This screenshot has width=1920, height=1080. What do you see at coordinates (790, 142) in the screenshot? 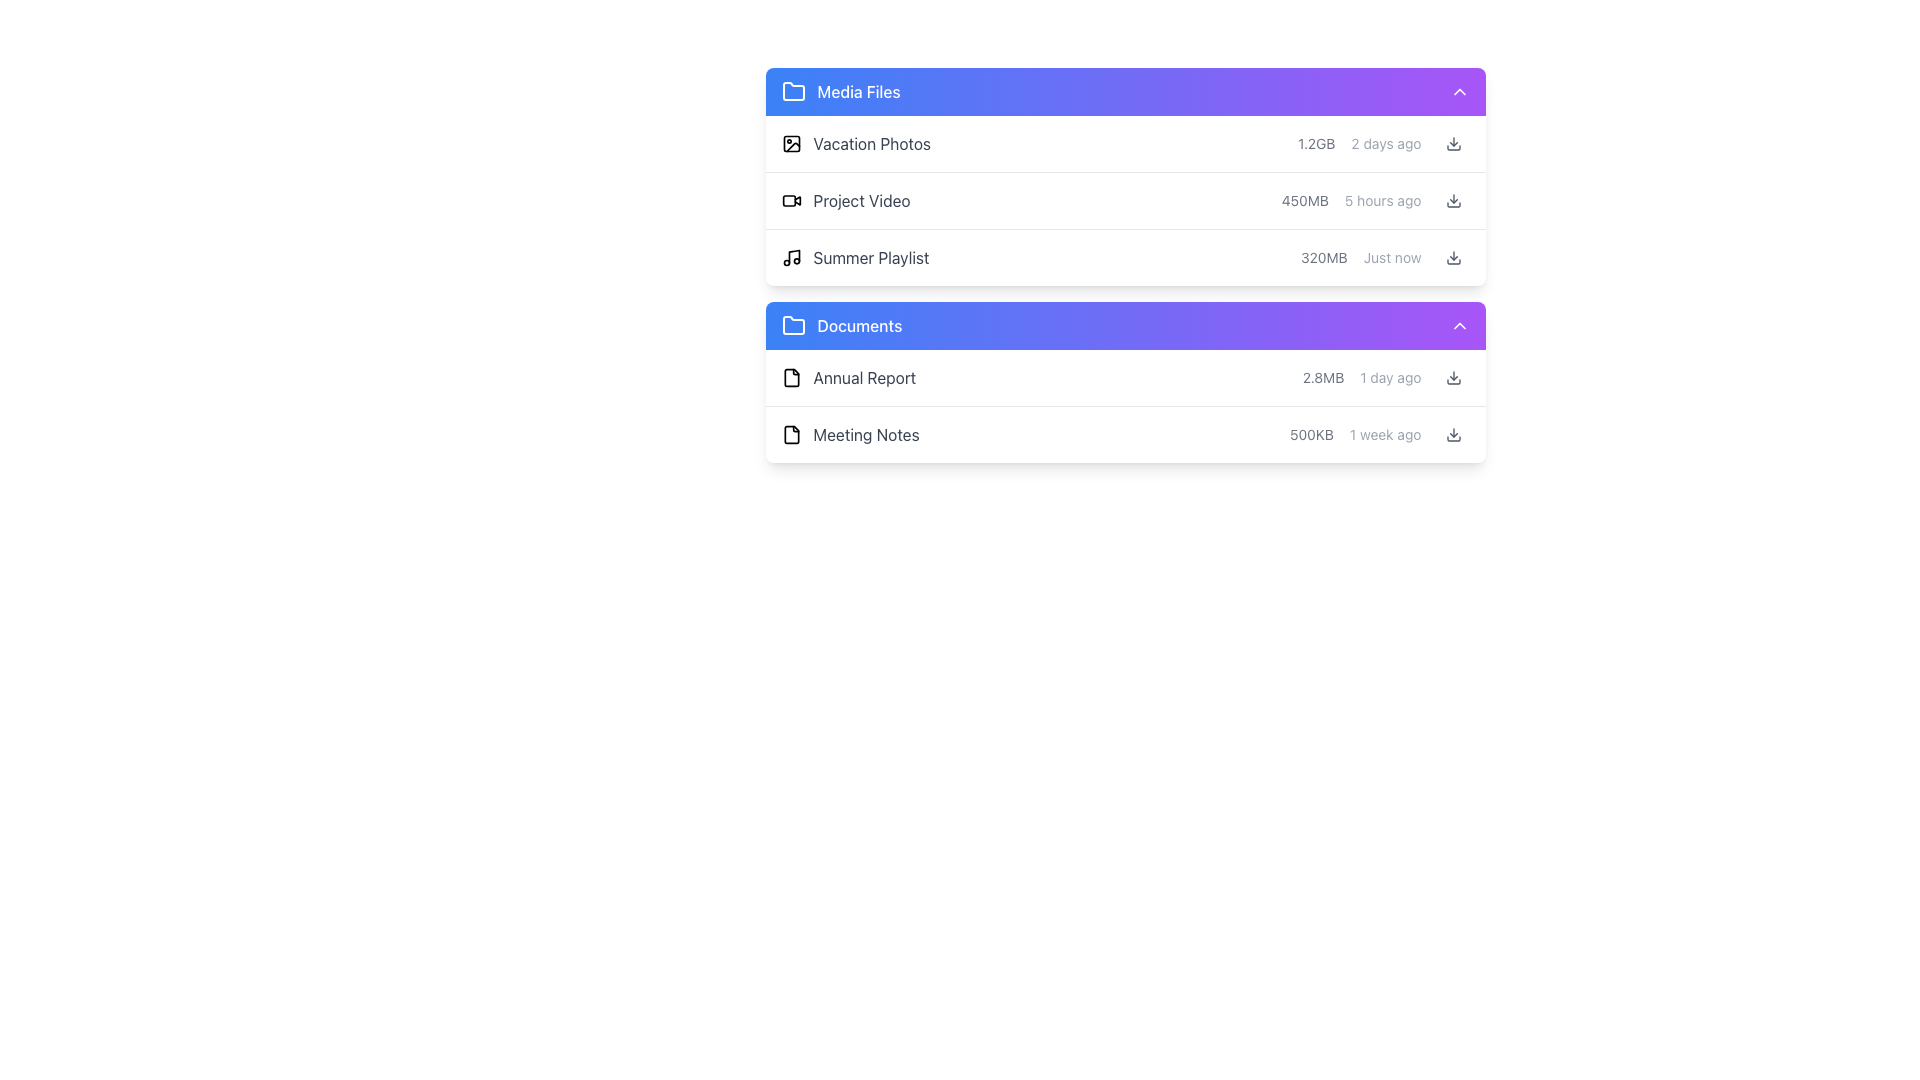
I see `the small icon resembling a general image symbol, located to the left of the text 'Vacation Photos' in the 'Media Files' category` at bounding box center [790, 142].